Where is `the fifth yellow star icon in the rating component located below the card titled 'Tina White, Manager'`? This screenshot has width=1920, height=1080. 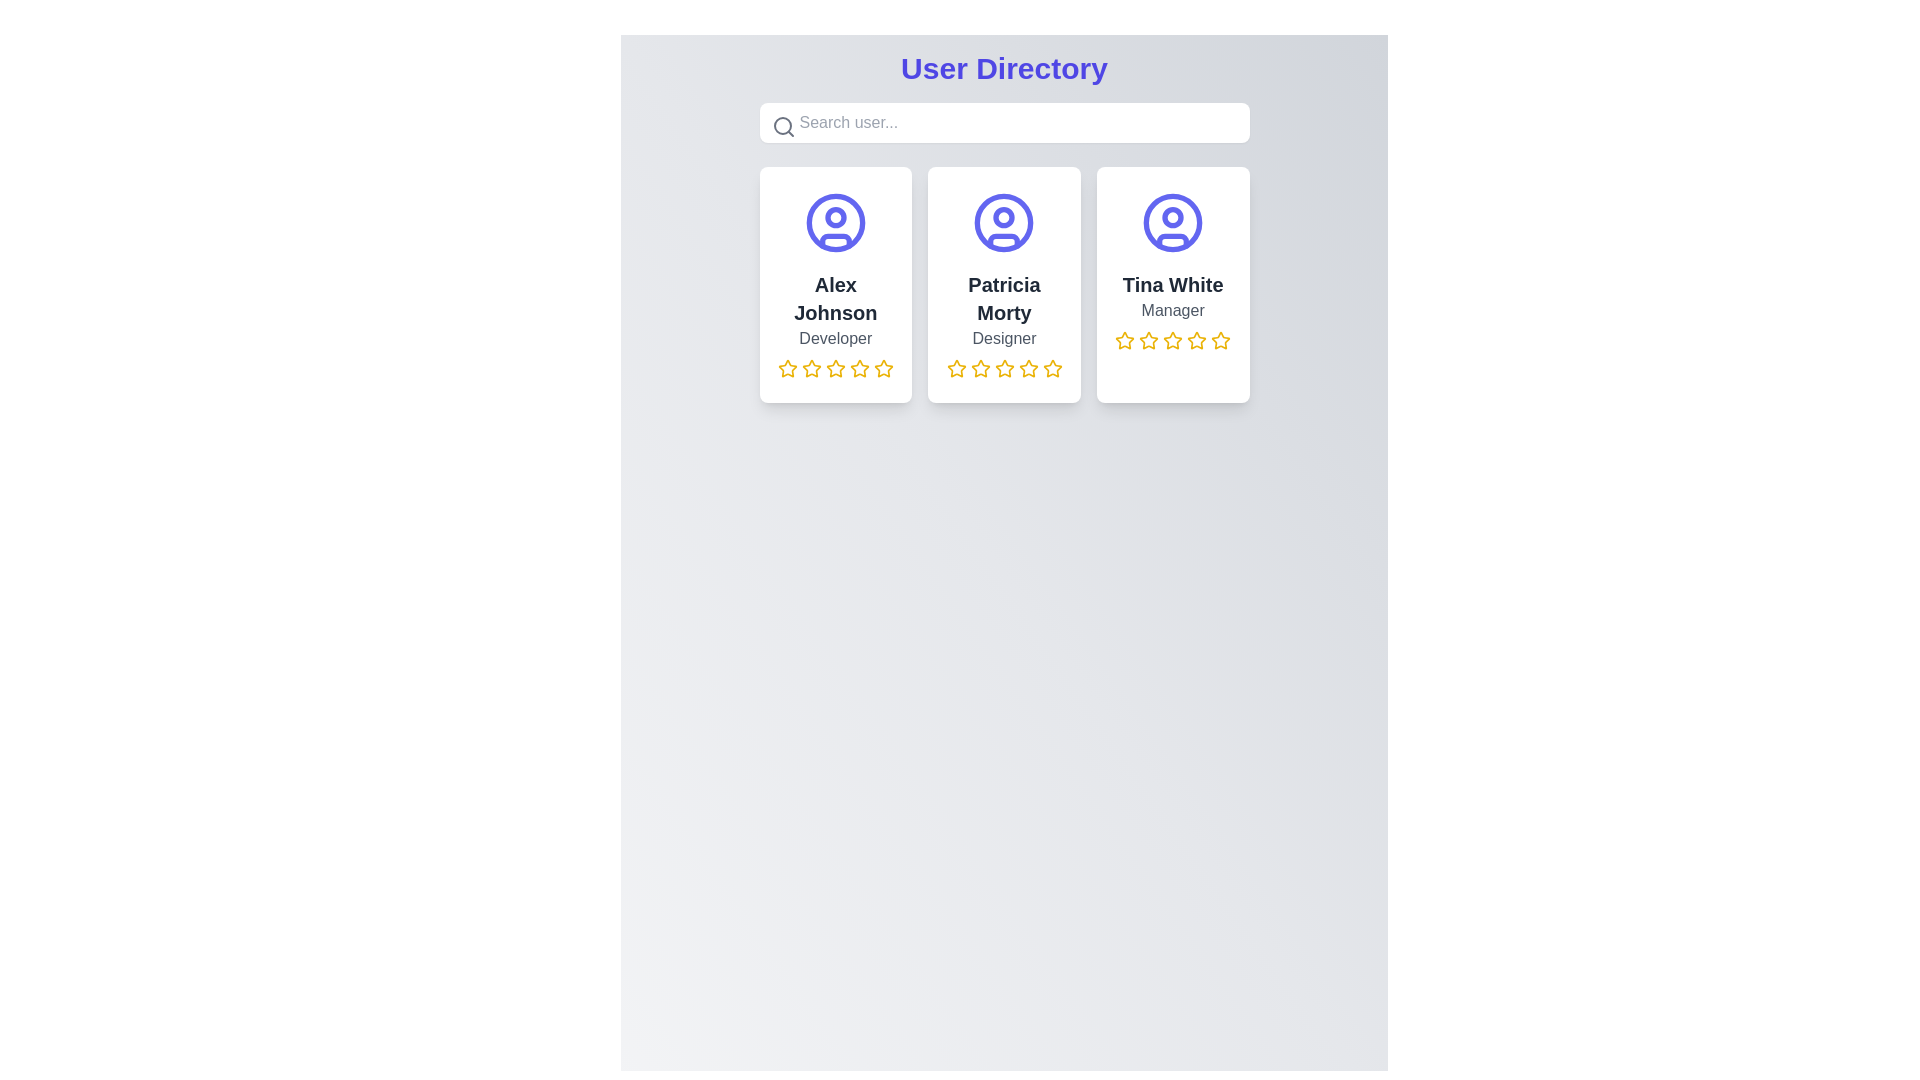 the fifth yellow star icon in the rating component located below the card titled 'Tina White, Manager' is located at coordinates (1197, 339).